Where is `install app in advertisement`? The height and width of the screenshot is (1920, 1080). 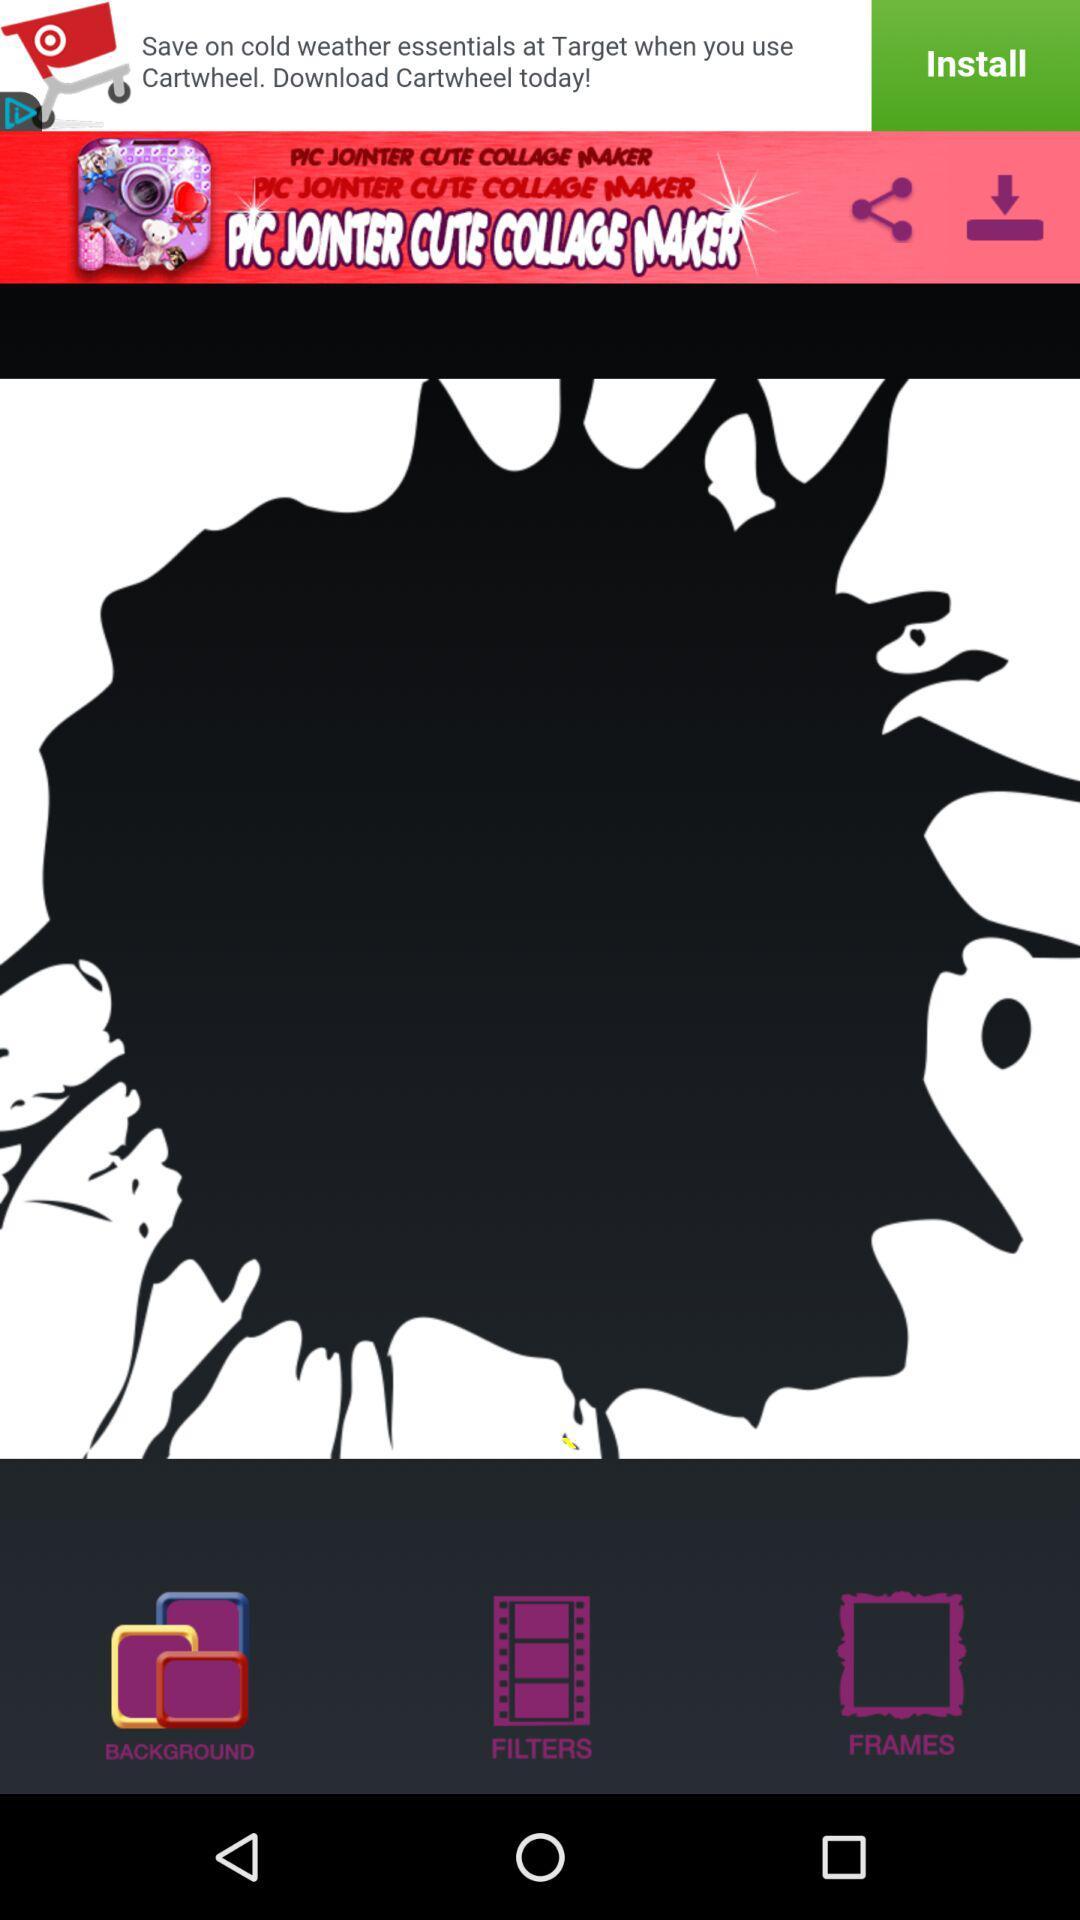
install app in advertisement is located at coordinates (540, 65).